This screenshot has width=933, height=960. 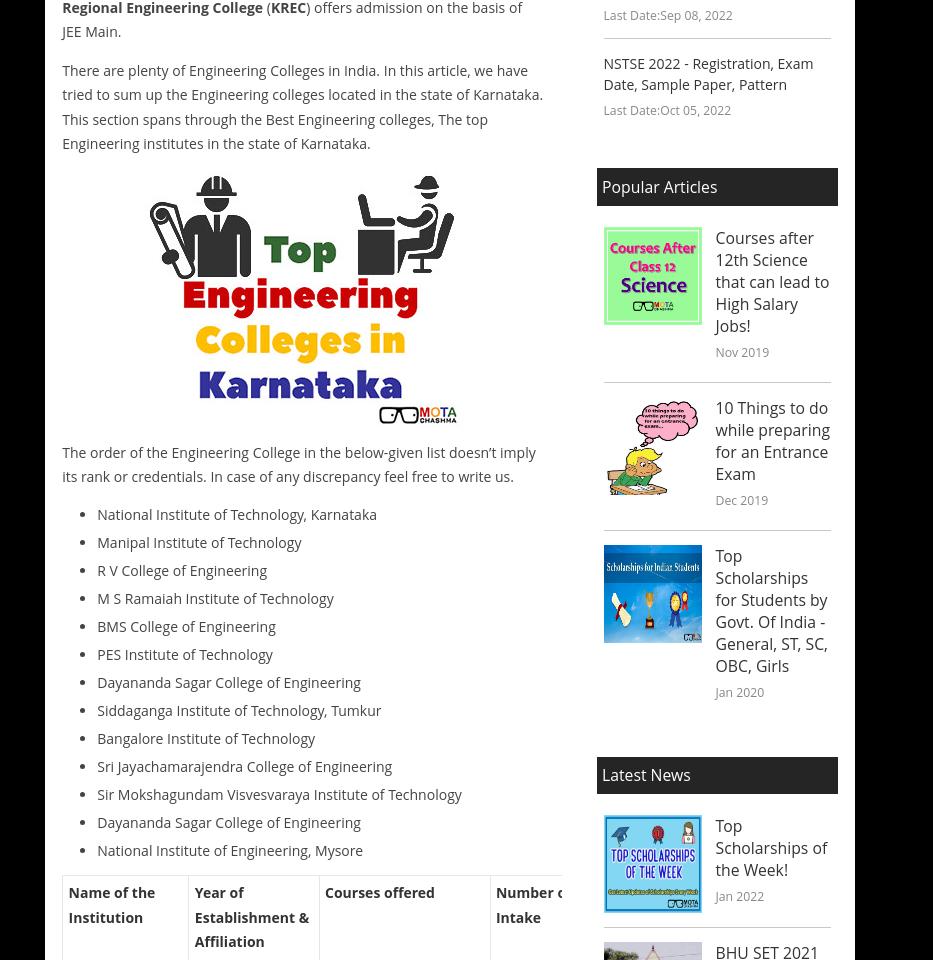 I want to click on 'R V College of Engineering', so click(x=183, y=569).